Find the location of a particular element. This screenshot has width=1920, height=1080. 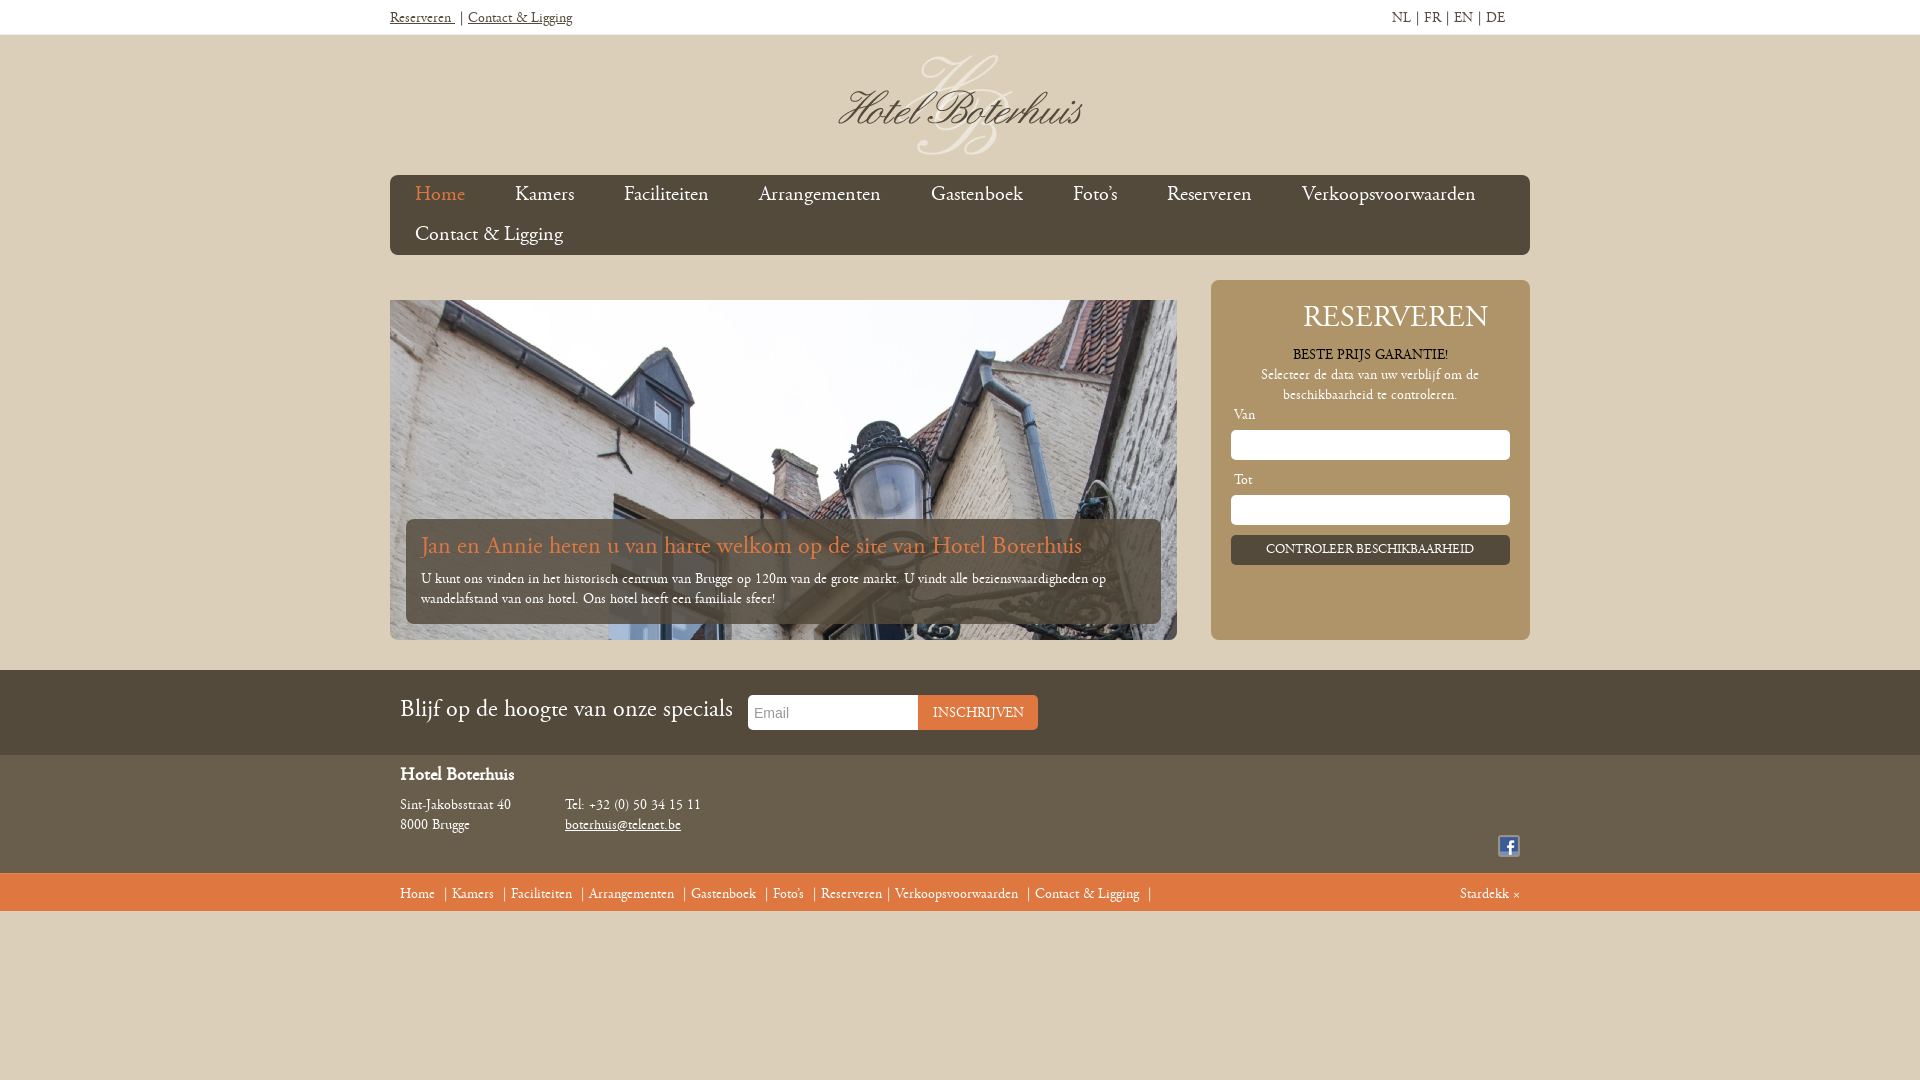

'Faciliteiten' is located at coordinates (541, 893).